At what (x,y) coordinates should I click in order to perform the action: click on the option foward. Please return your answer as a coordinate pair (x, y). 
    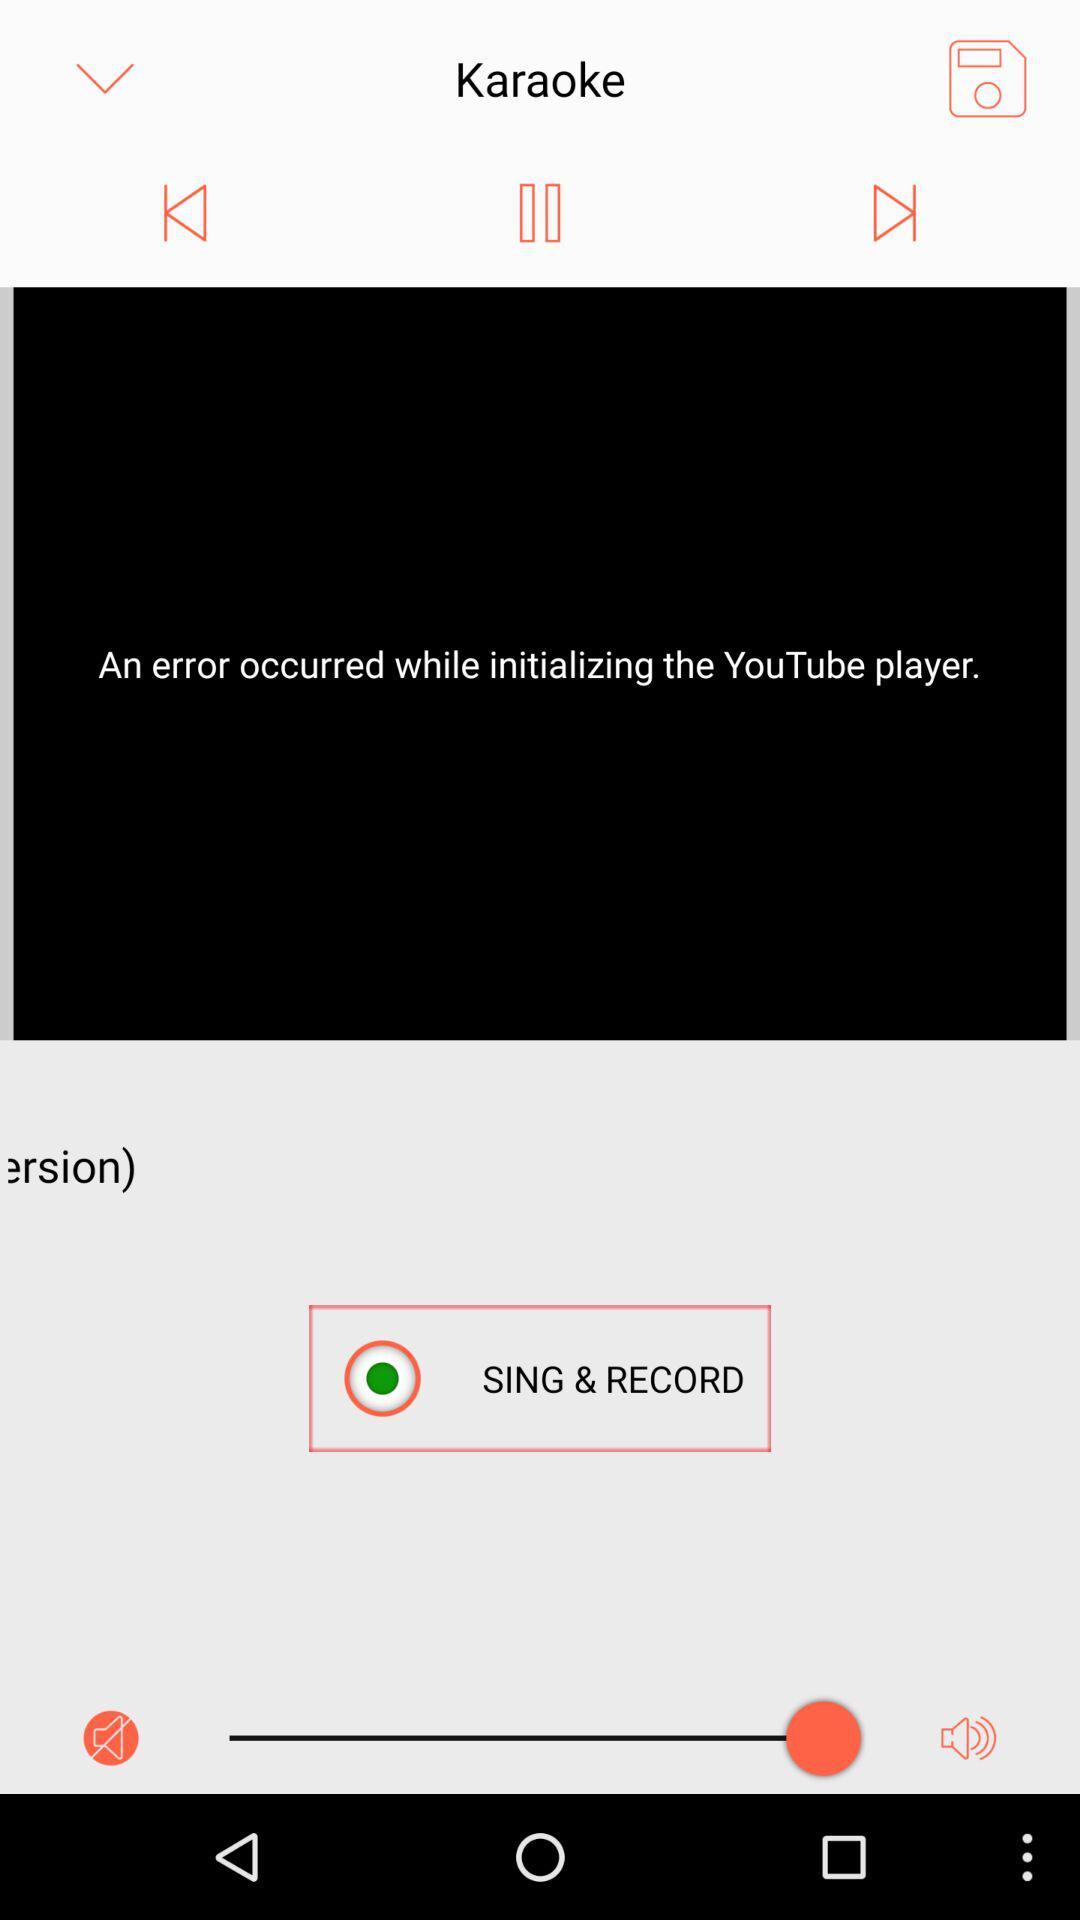
    Looking at the image, I should click on (893, 212).